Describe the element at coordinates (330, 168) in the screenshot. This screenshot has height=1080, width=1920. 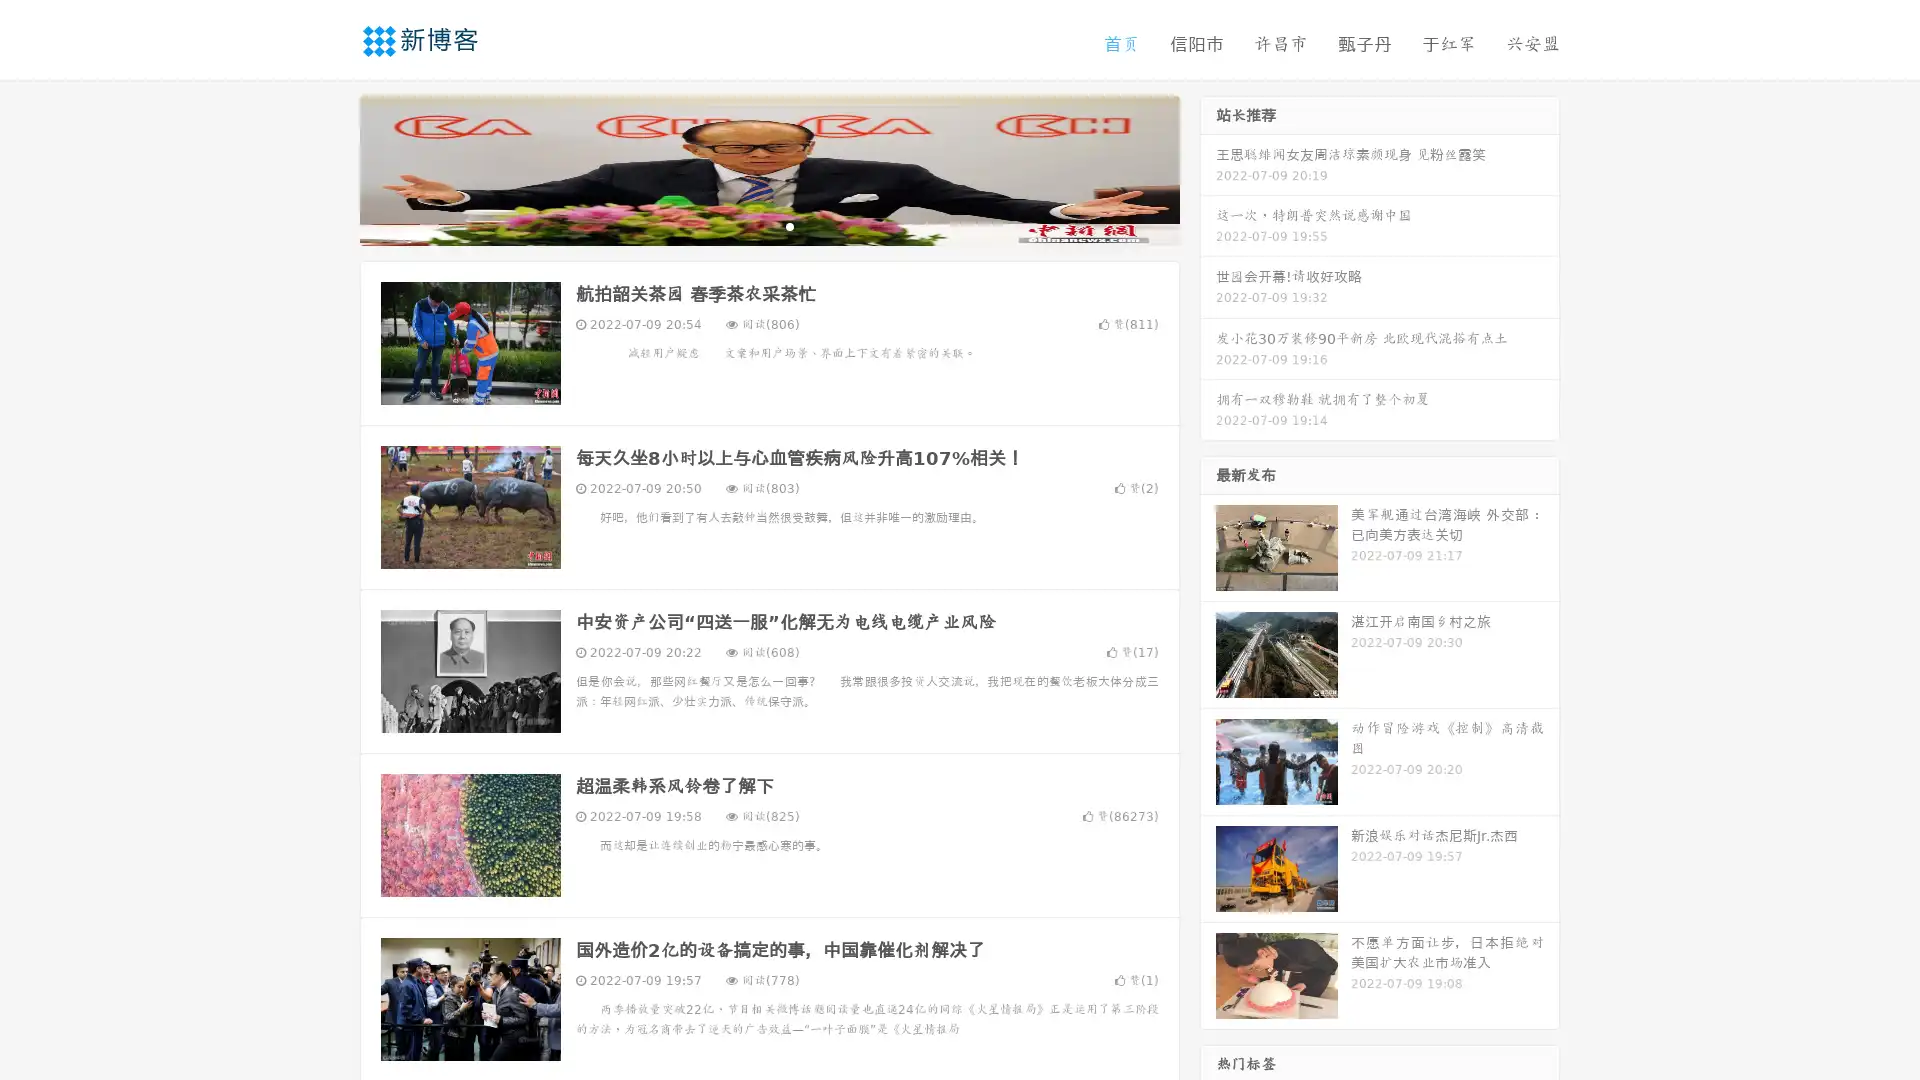
I see `Previous slide` at that location.